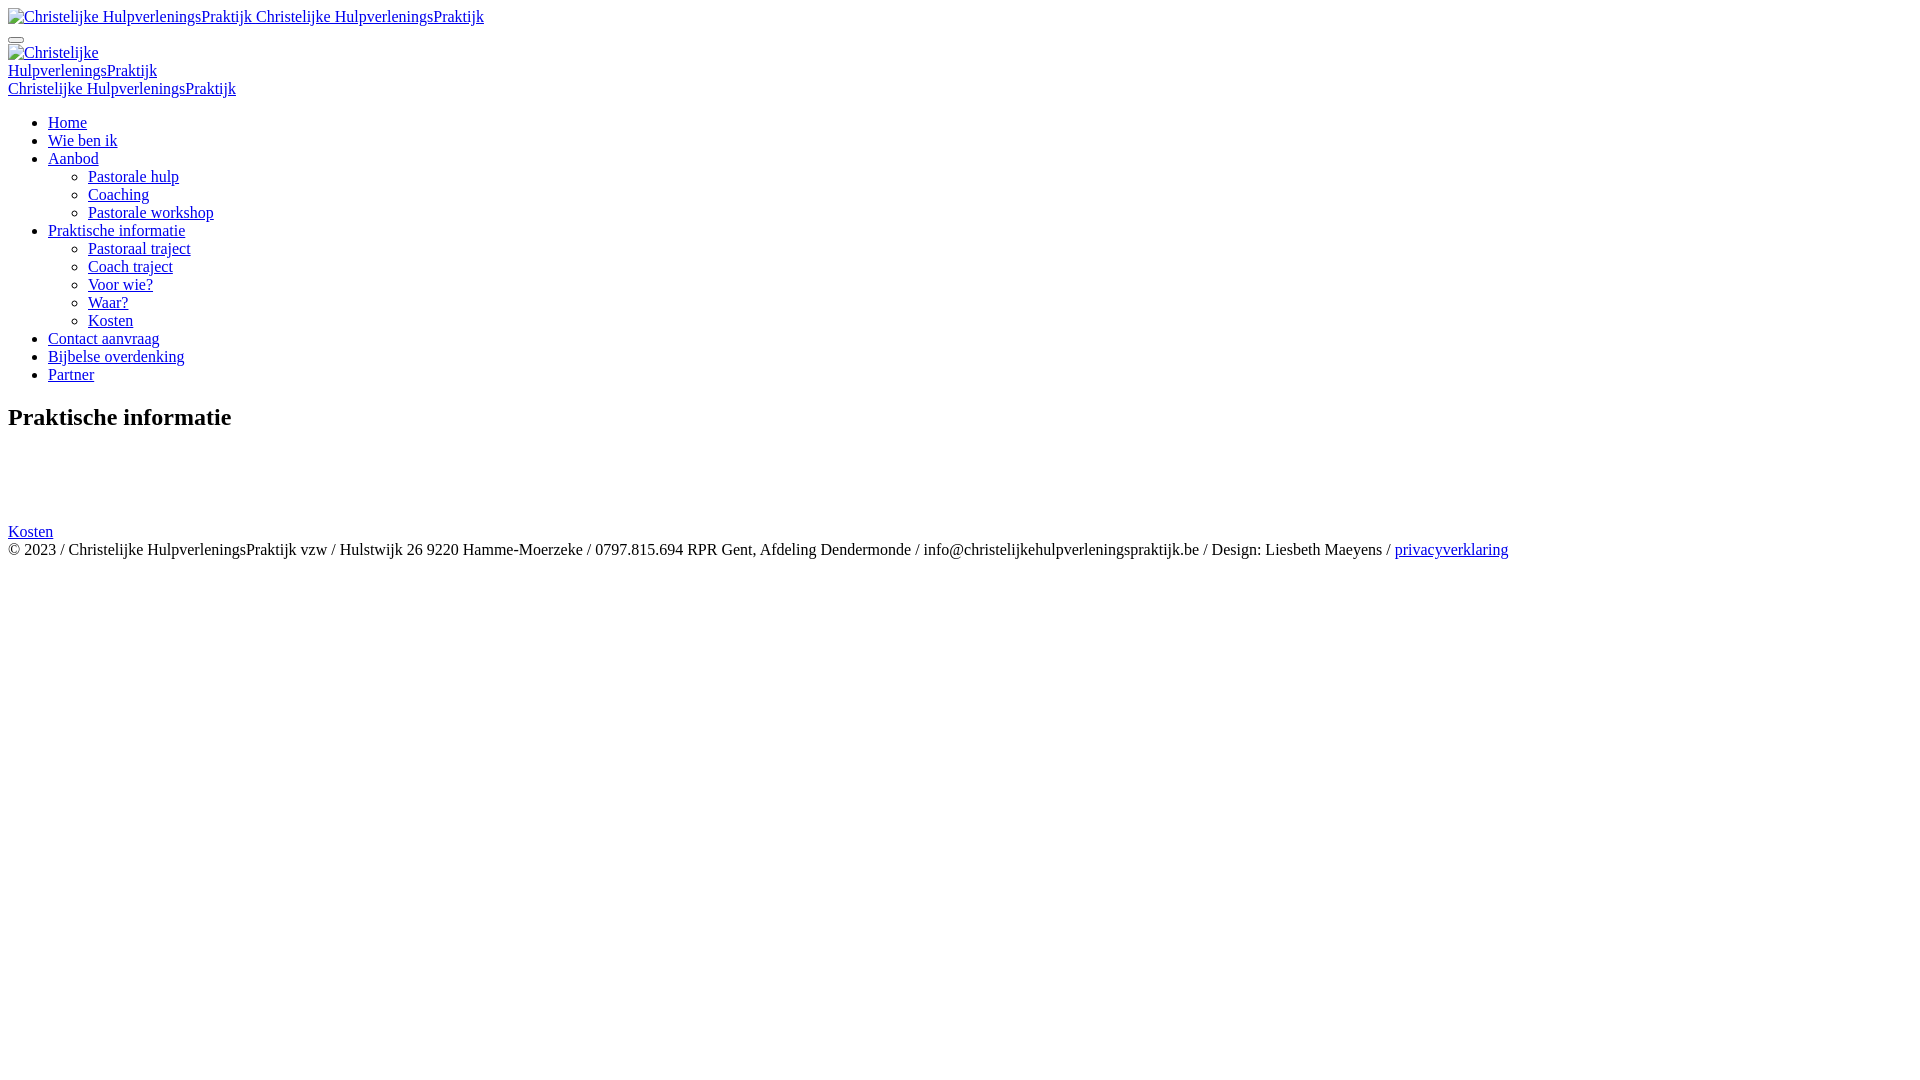 This screenshot has height=1080, width=1920. Describe the element at coordinates (138, 247) in the screenshot. I see `'Pastoraal traject'` at that location.